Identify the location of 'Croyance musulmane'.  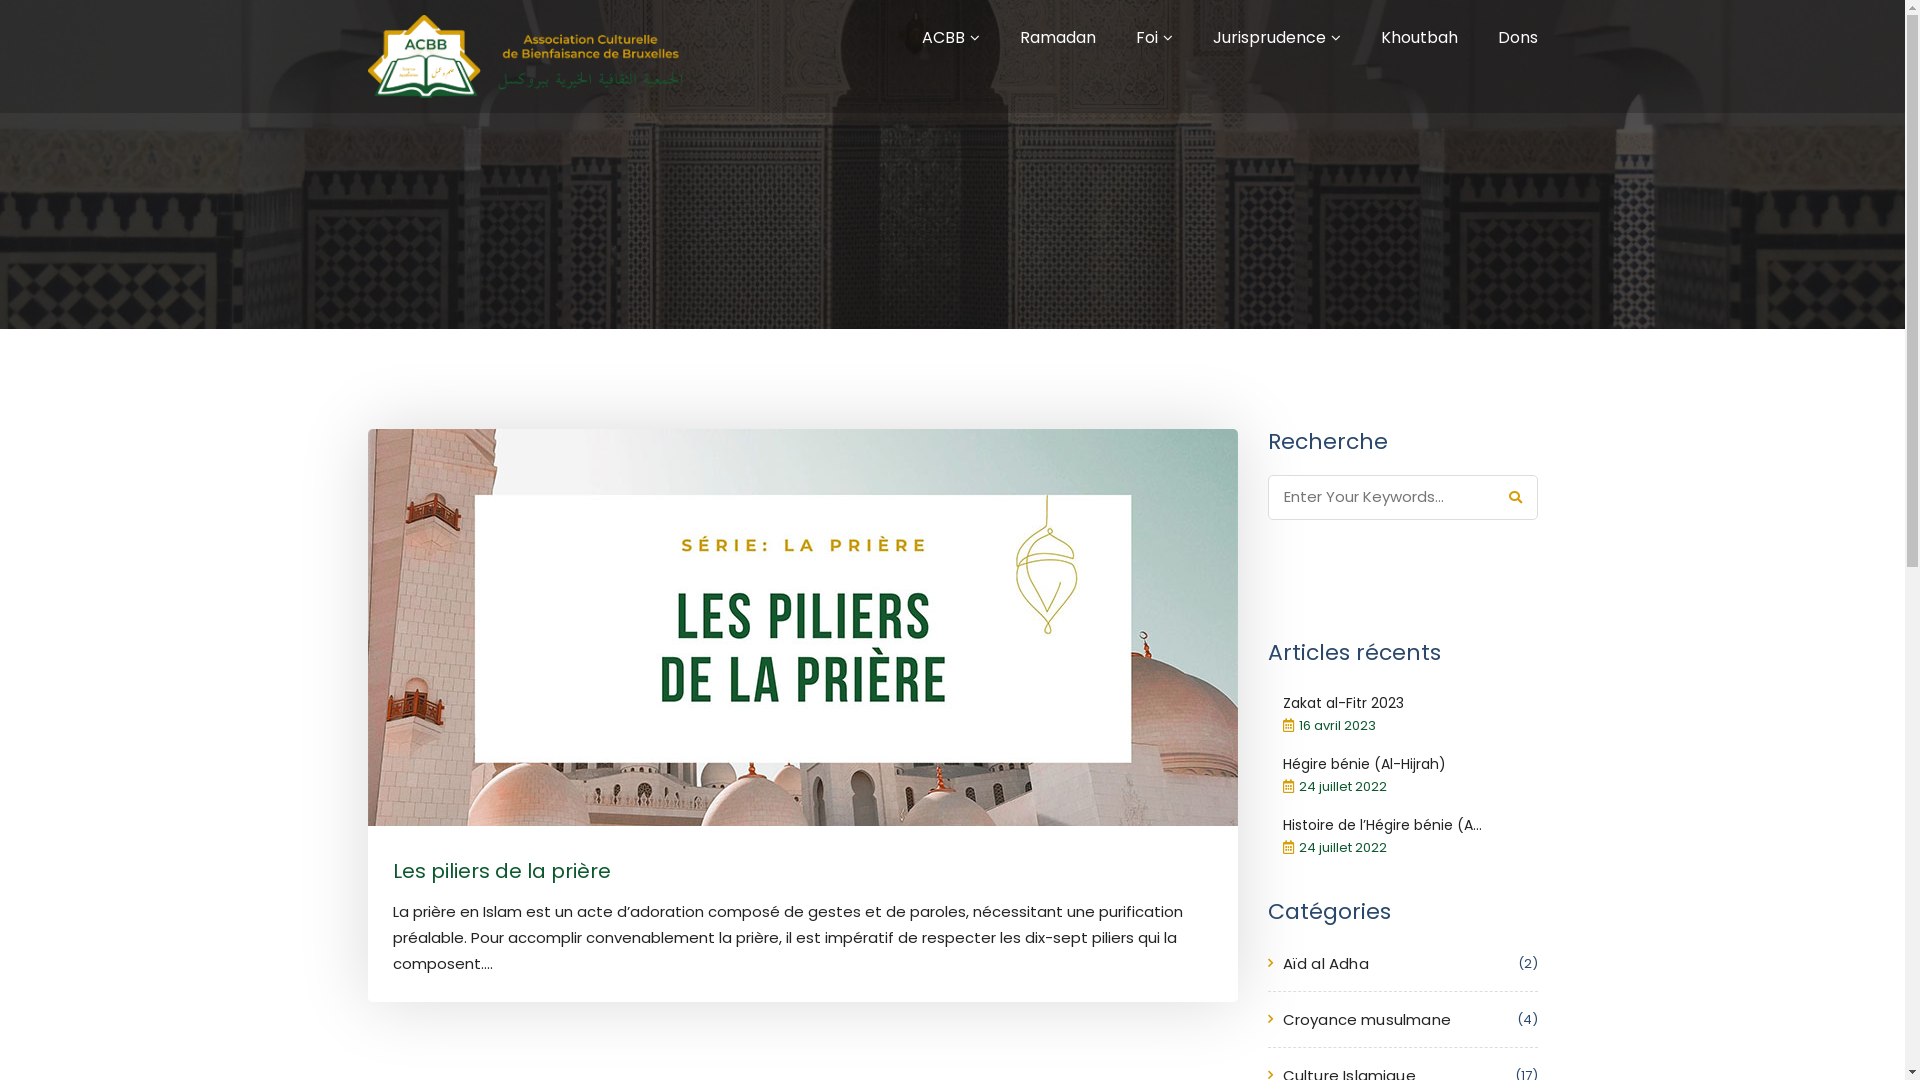
(1365, 1019).